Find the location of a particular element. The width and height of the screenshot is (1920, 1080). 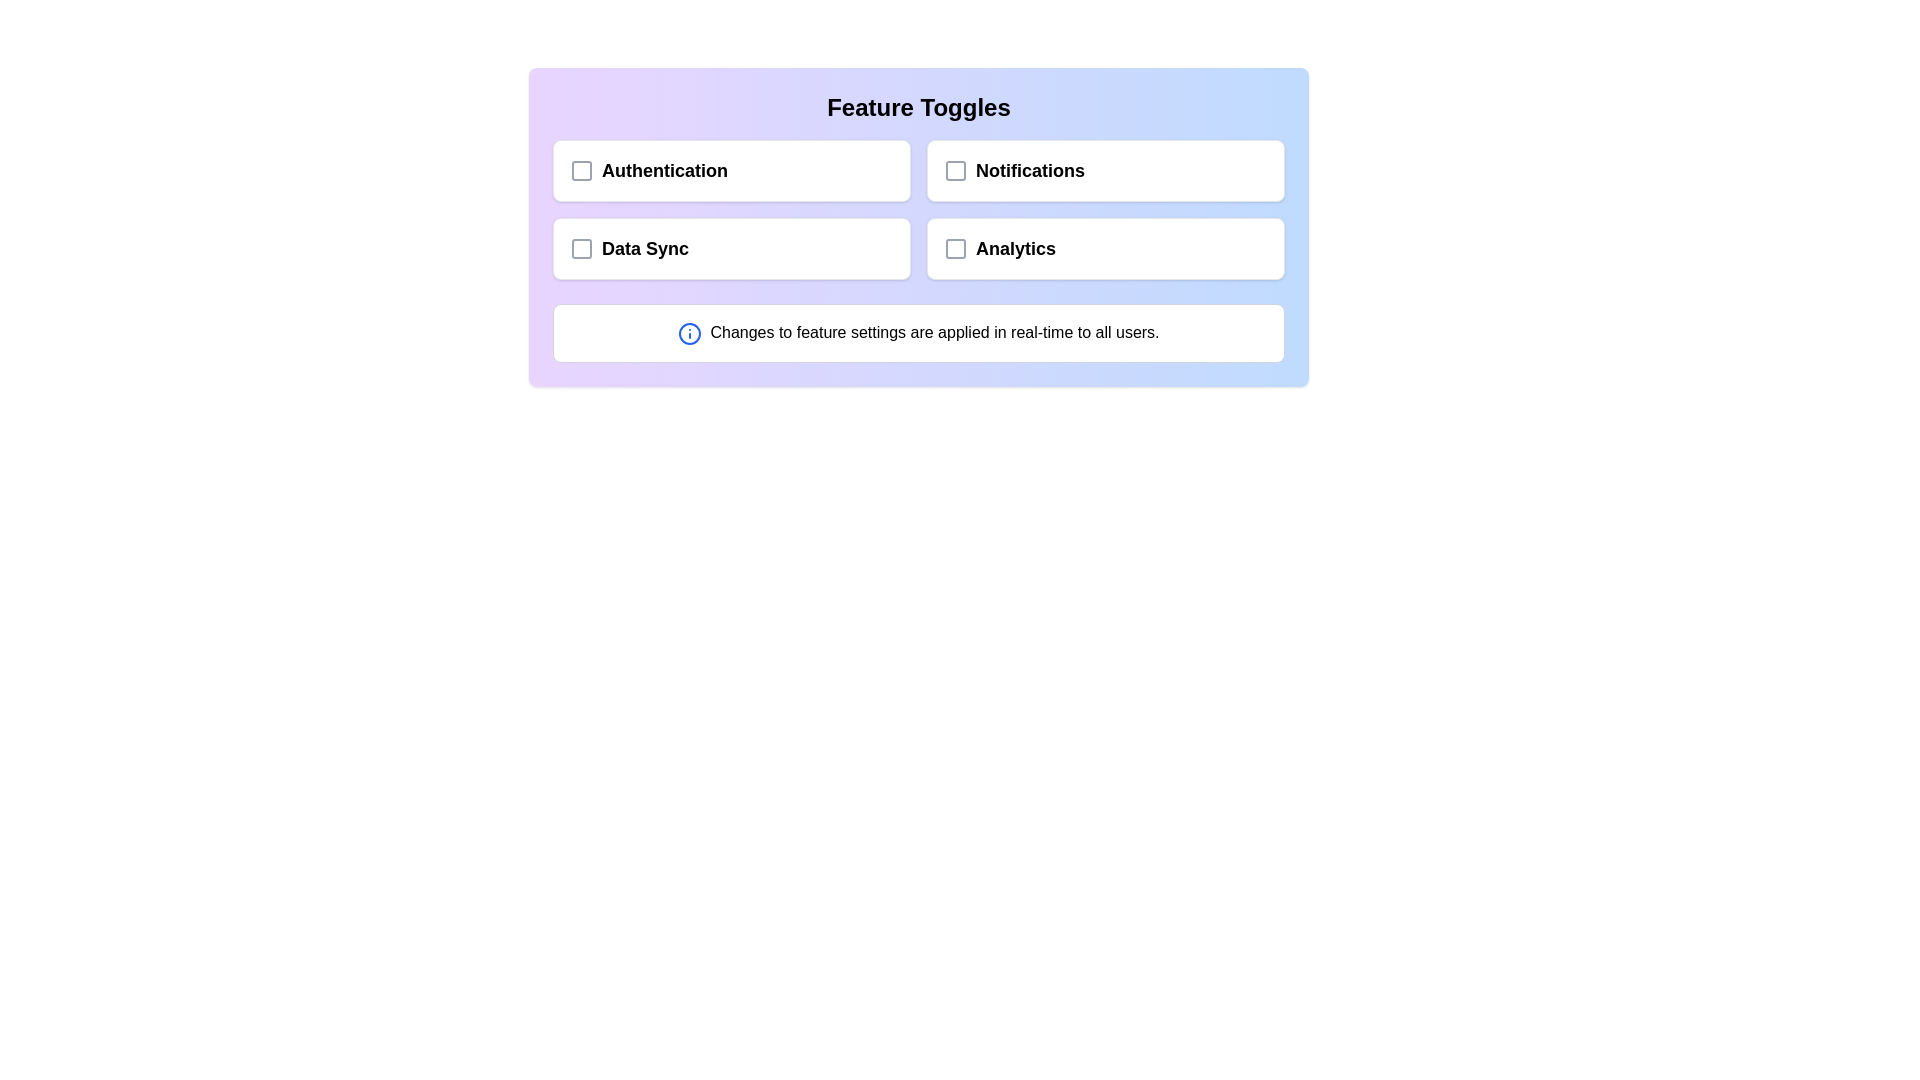

the checkbox for the 'Notifications' option is located at coordinates (954, 169).